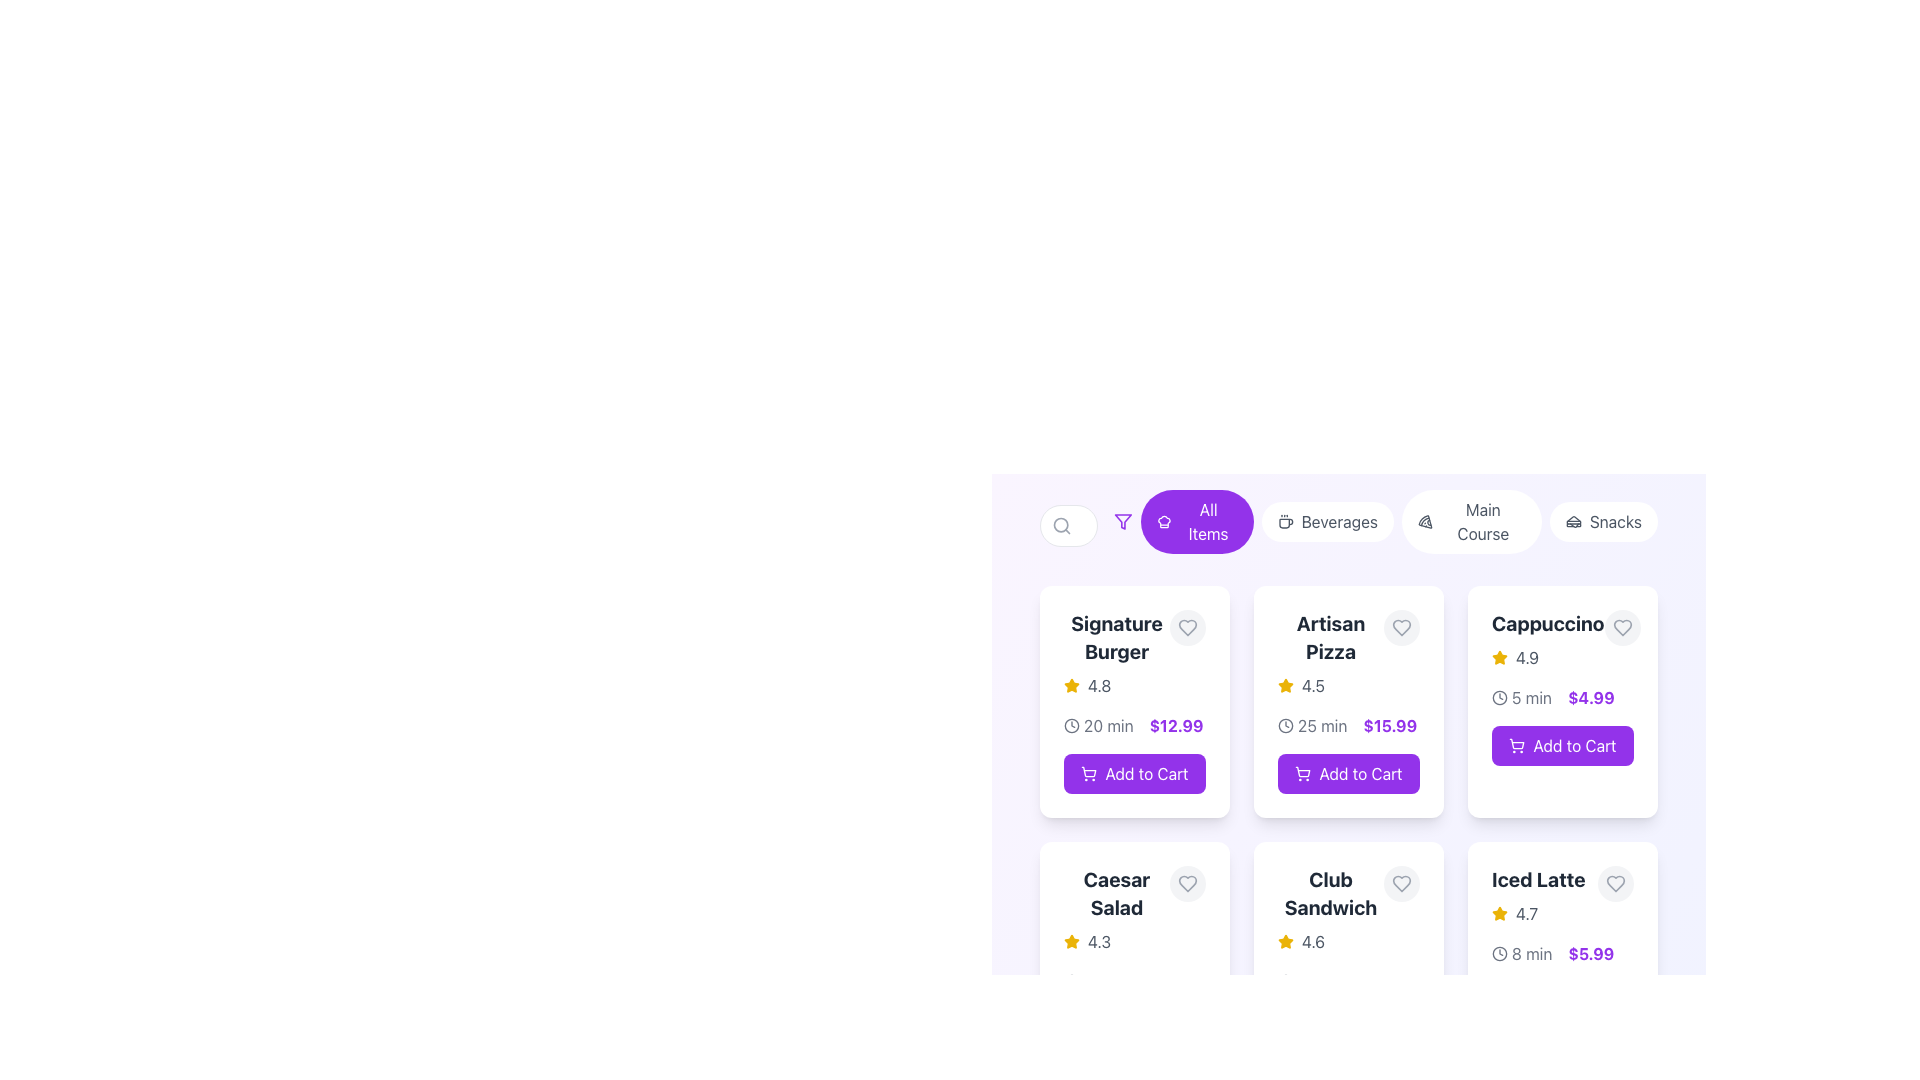 The image size is (1920, 1080). What do you see at coordinates (1499, 913) in the screenshot?
I see `the yellow star icon with a filled center located within the 'Cappuccino' card, positioned to the left of the rating value '4.9'` at bounding box center [1499, 913].